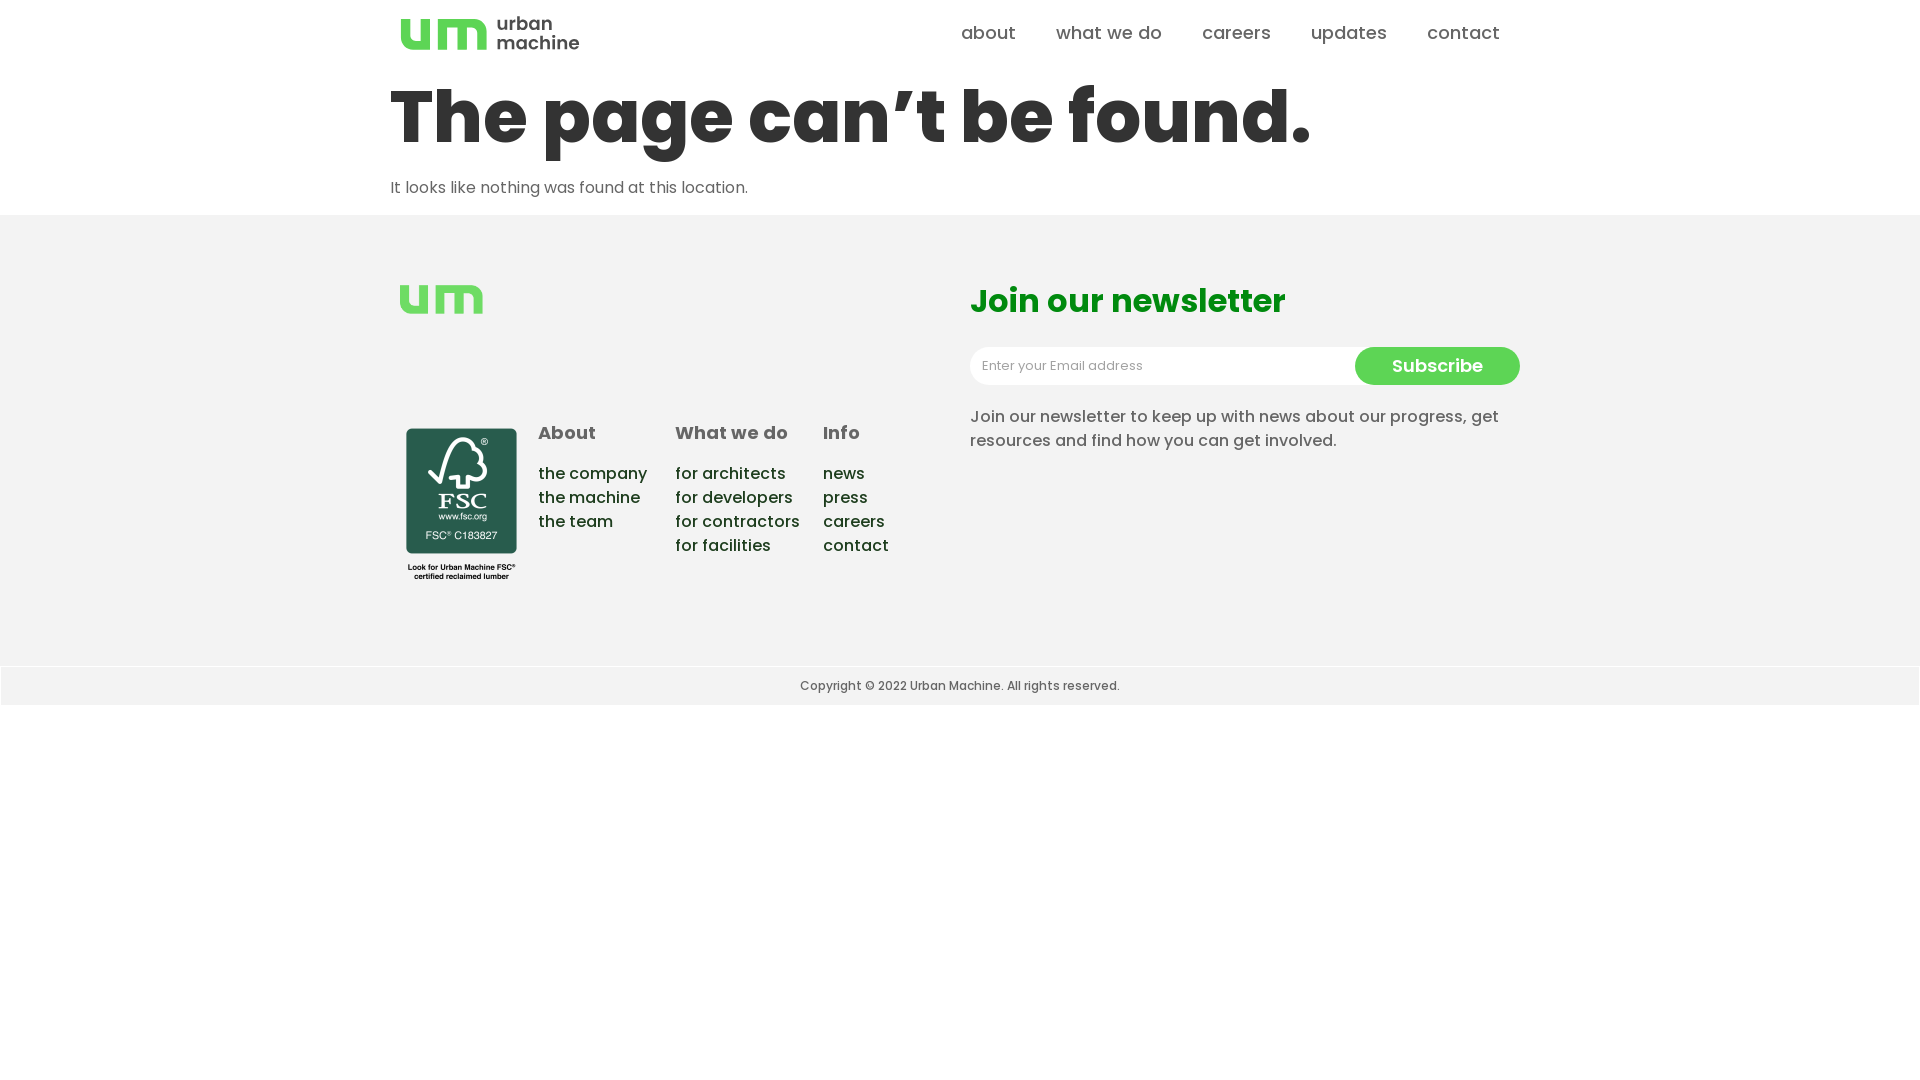  What do you see at coordinates (733, 496) in the screenshot?
I see `'for developers'` at bounding box center [733, 496].